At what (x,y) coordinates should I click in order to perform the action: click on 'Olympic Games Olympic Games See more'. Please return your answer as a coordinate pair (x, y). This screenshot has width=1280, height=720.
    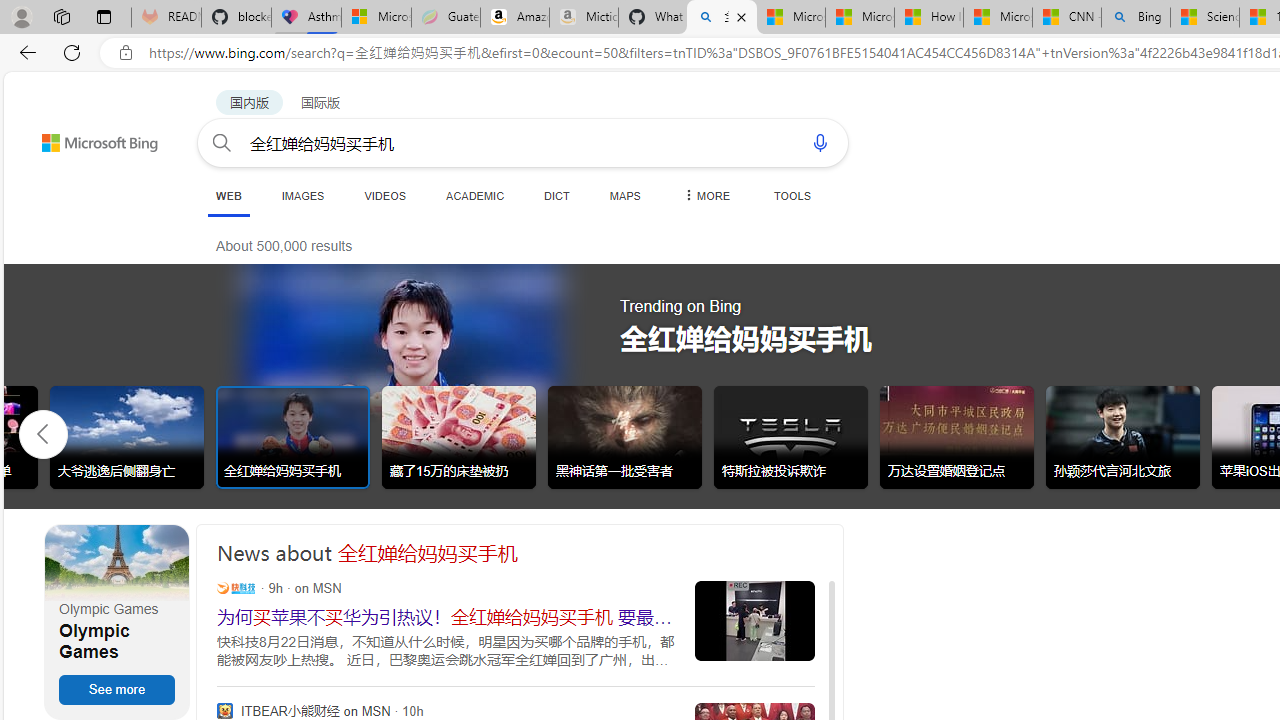
    Looking at the image, I should click on (116, 621).